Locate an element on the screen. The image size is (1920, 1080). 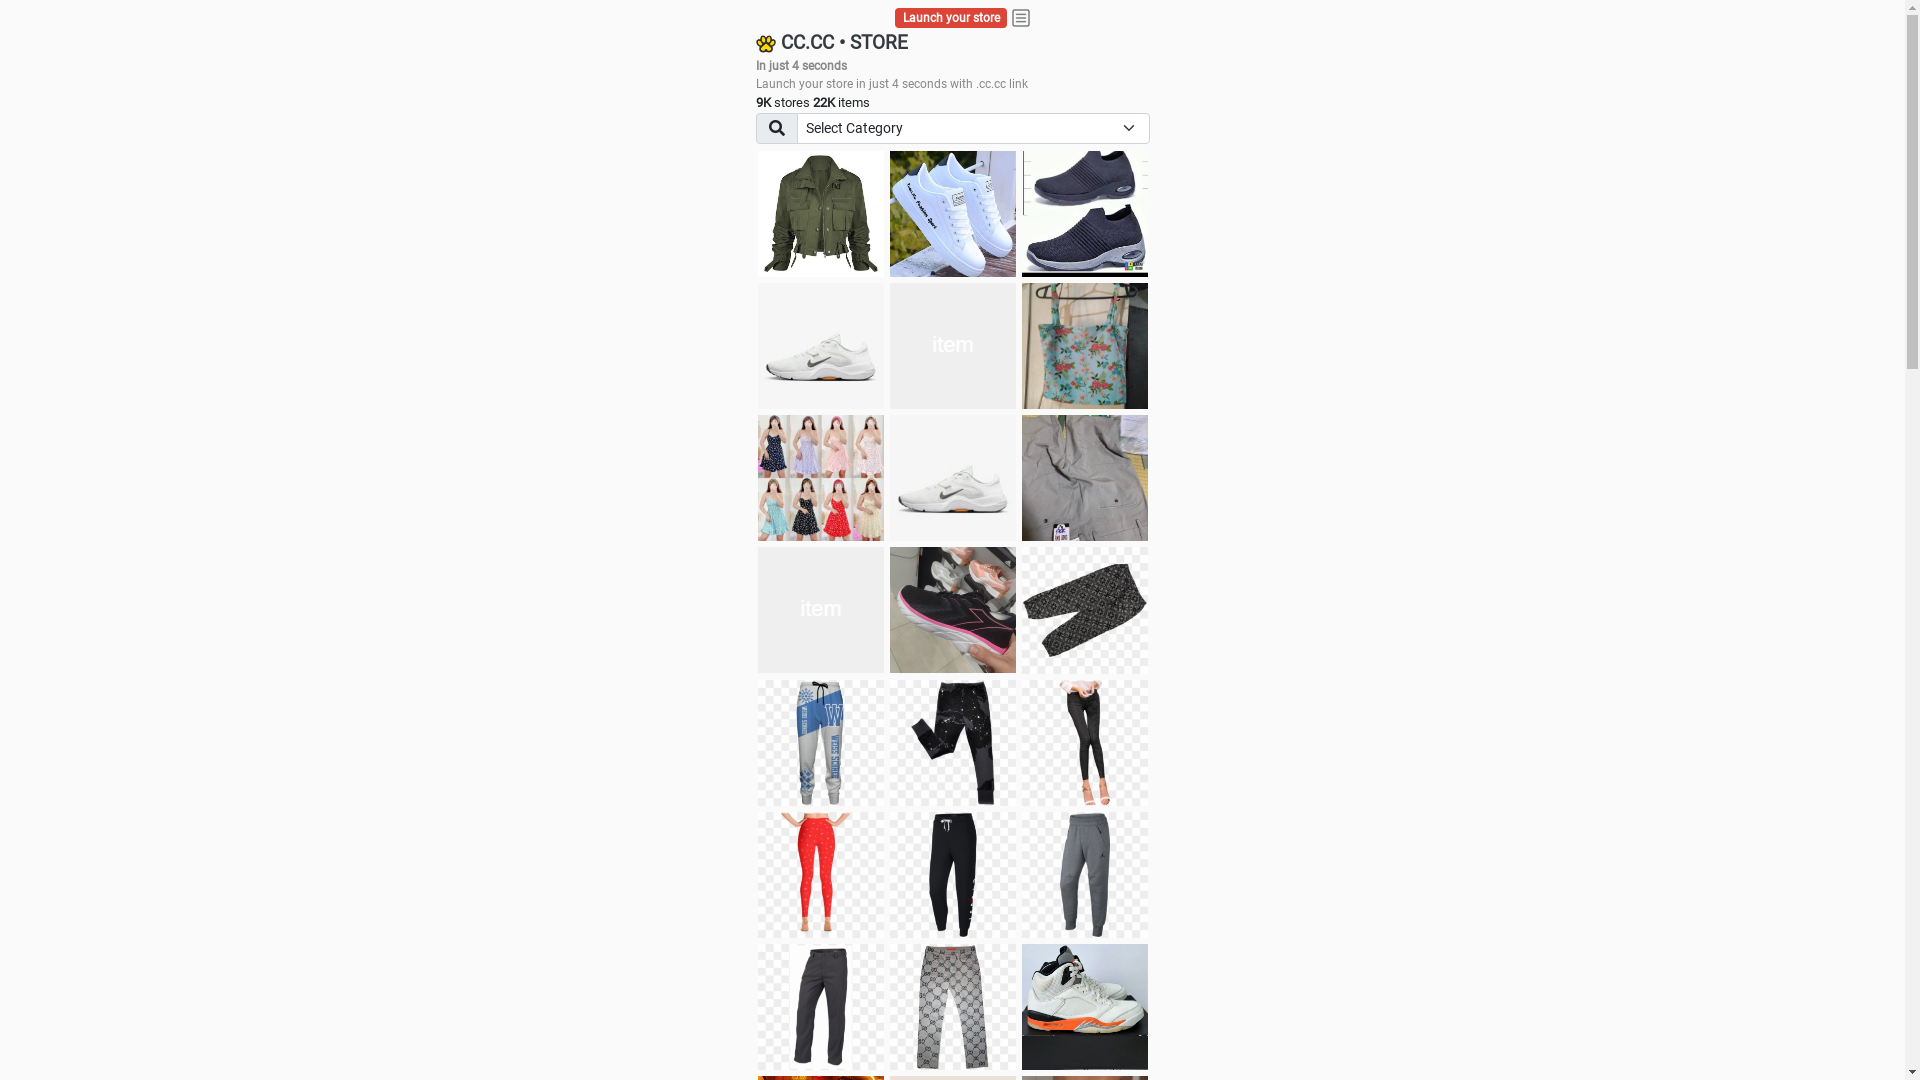
'Ukay cloth' is located at coordinates (1083, 345).